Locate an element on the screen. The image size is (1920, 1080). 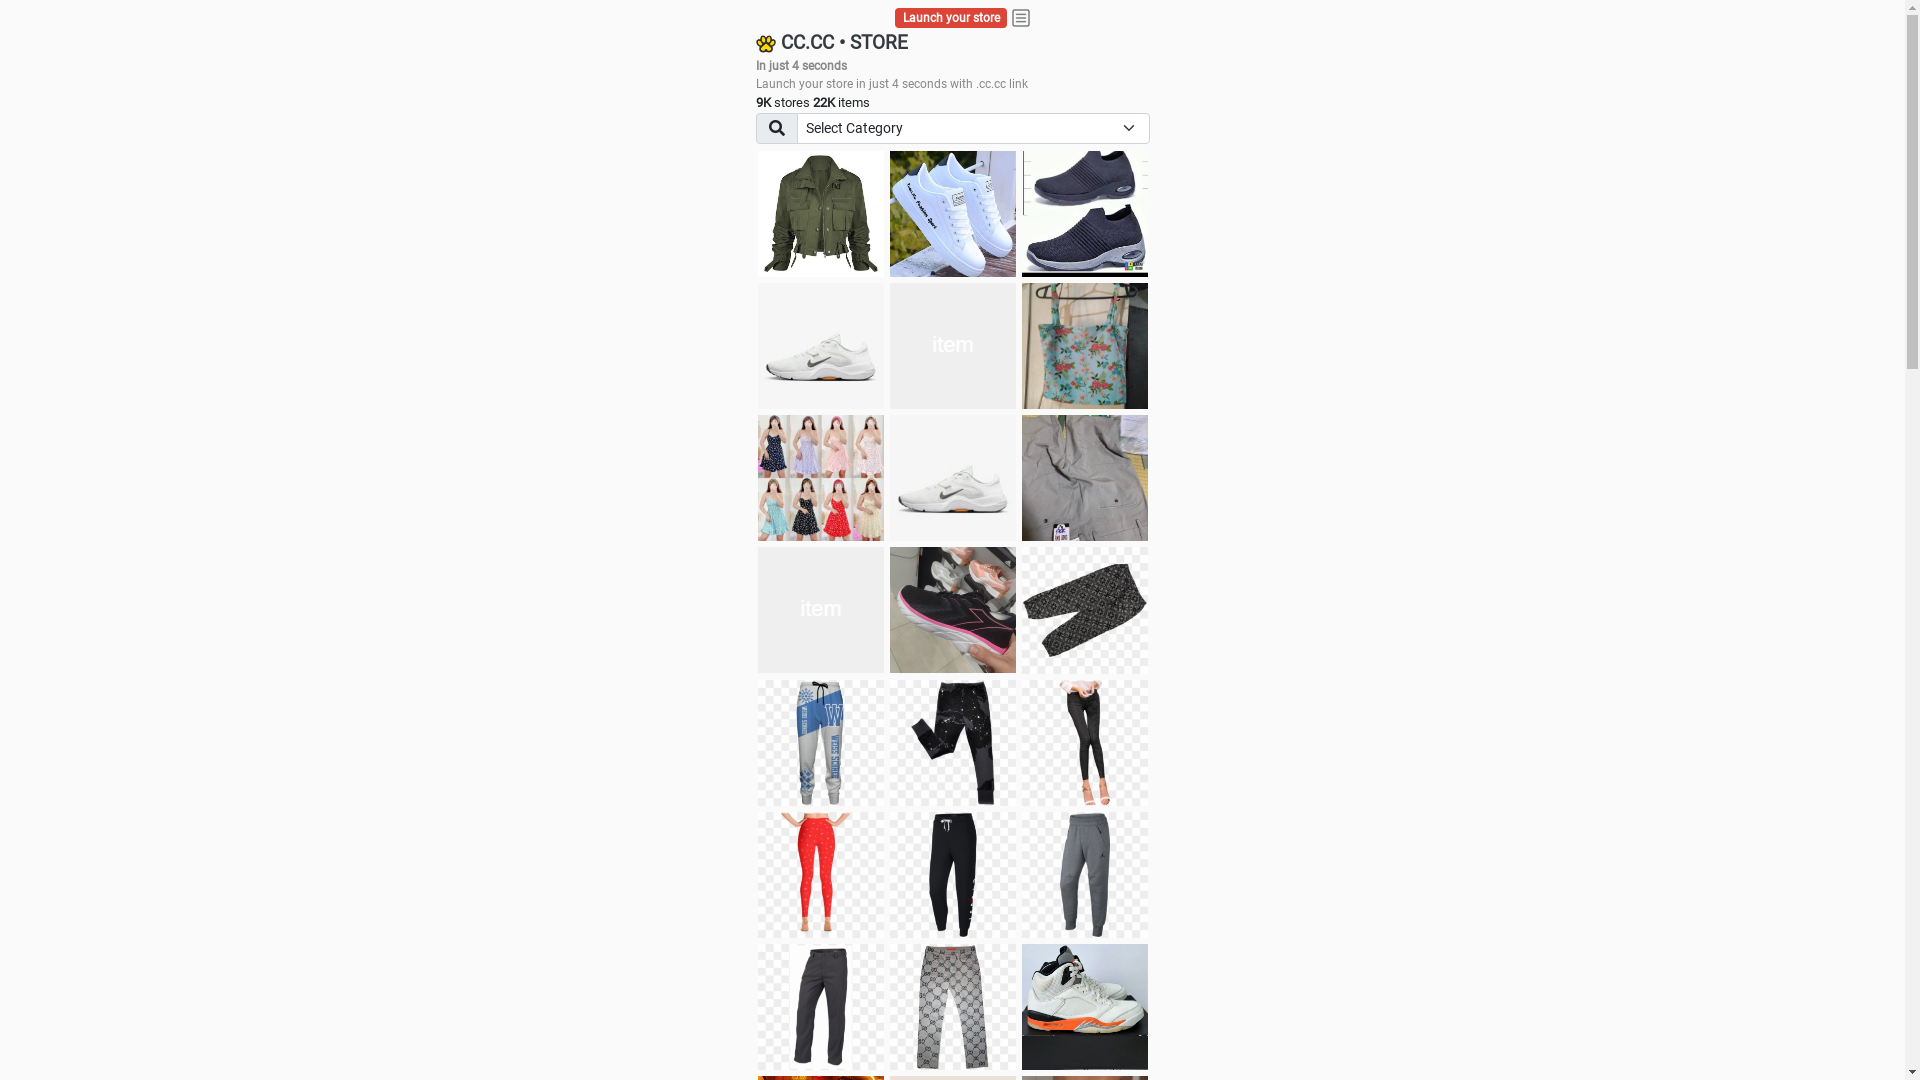
'Ukay cloth' is located at coordinates (1083, 345).